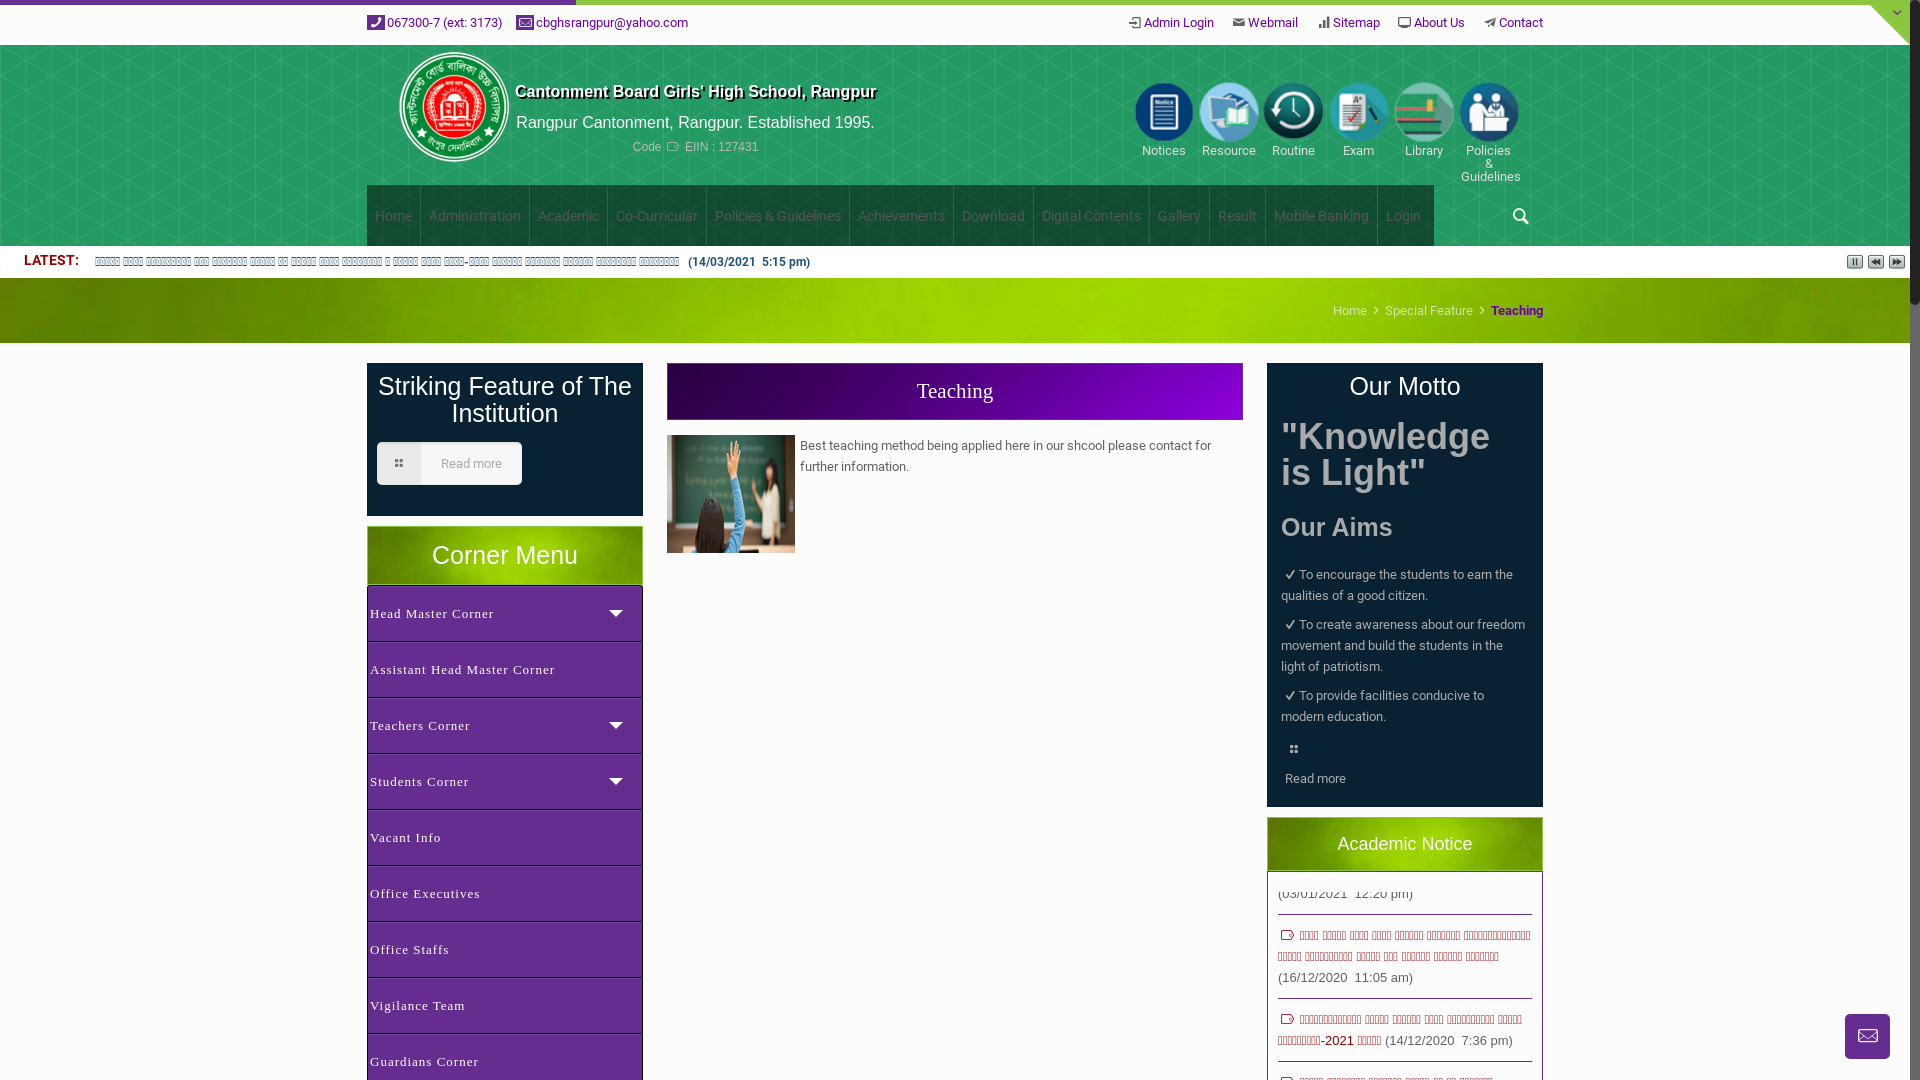 This screenshot has height=1080, width=1920. What do you see at coordinates (1356, 22) in the screenshot?
I see `'Sitemap'` at bounding box center [1356, 22].